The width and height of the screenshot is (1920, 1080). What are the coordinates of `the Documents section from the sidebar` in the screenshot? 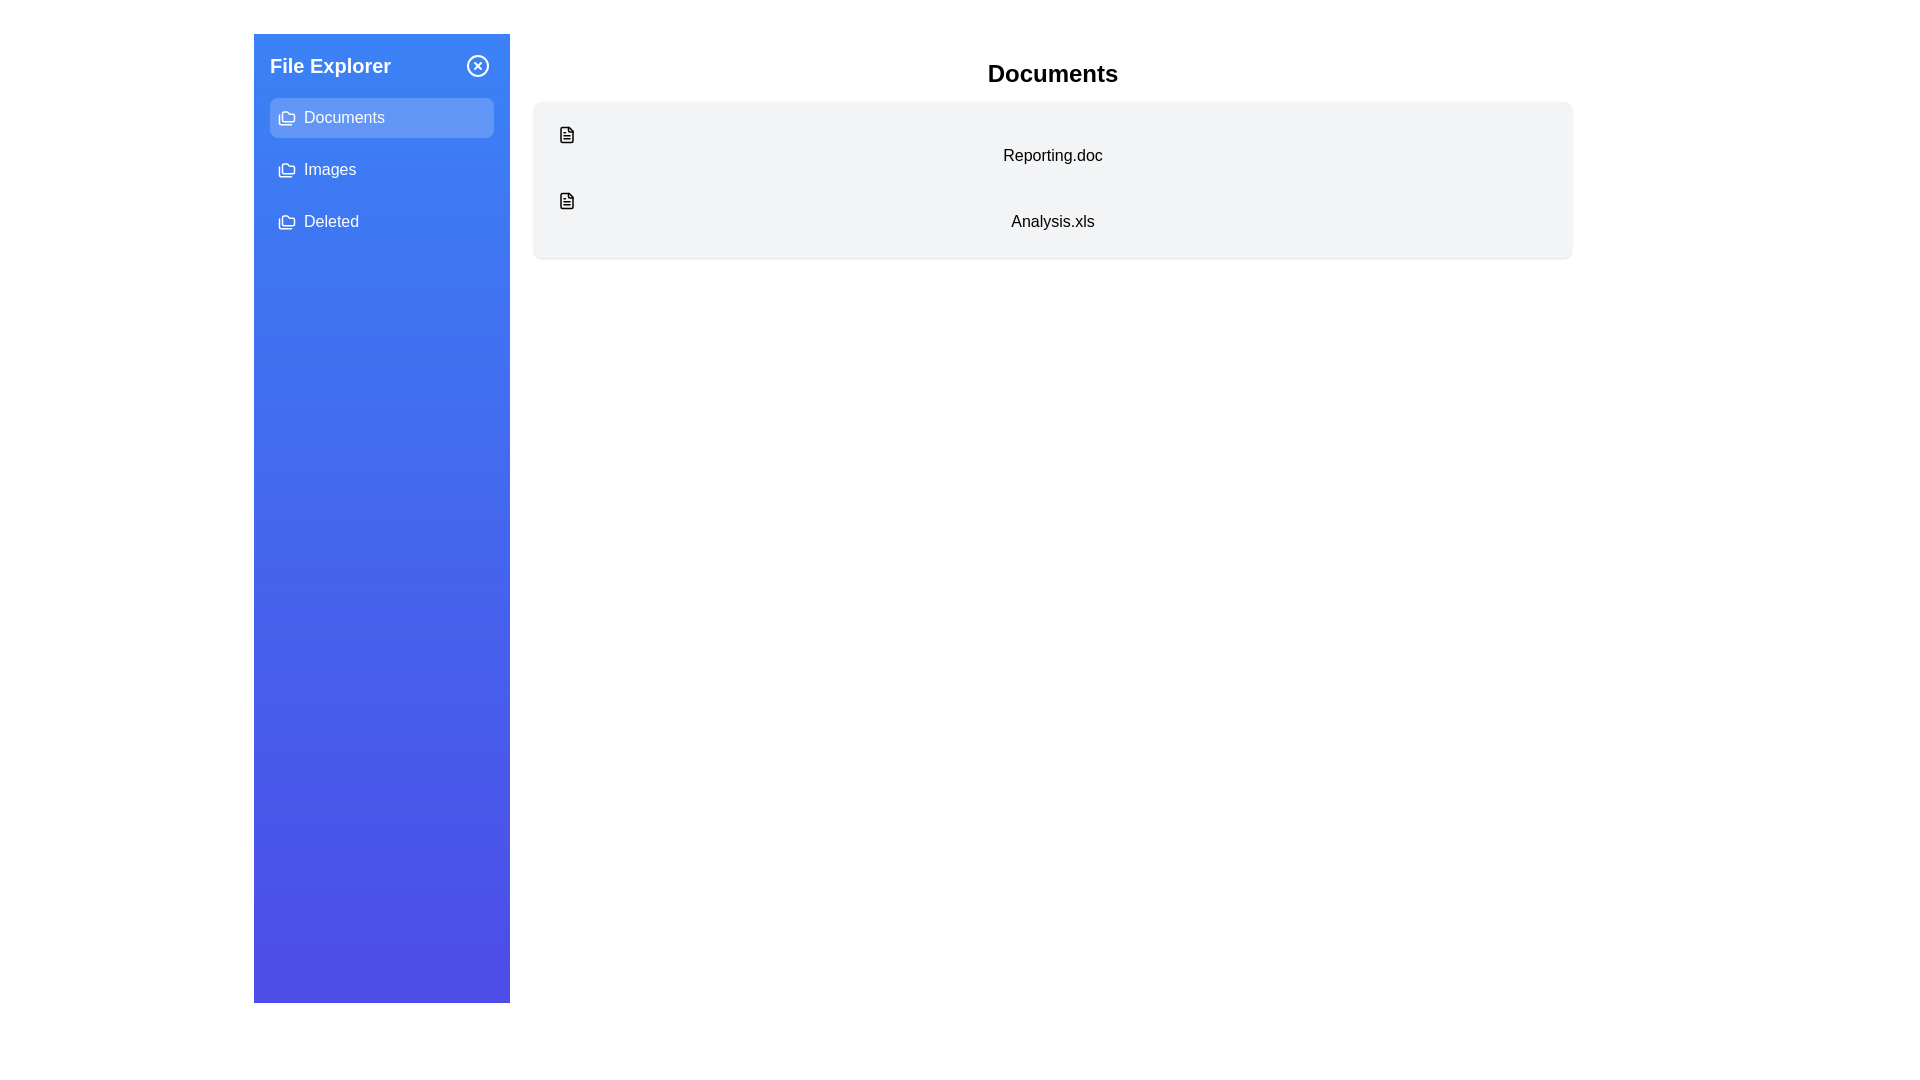 It's located at (382, 118).